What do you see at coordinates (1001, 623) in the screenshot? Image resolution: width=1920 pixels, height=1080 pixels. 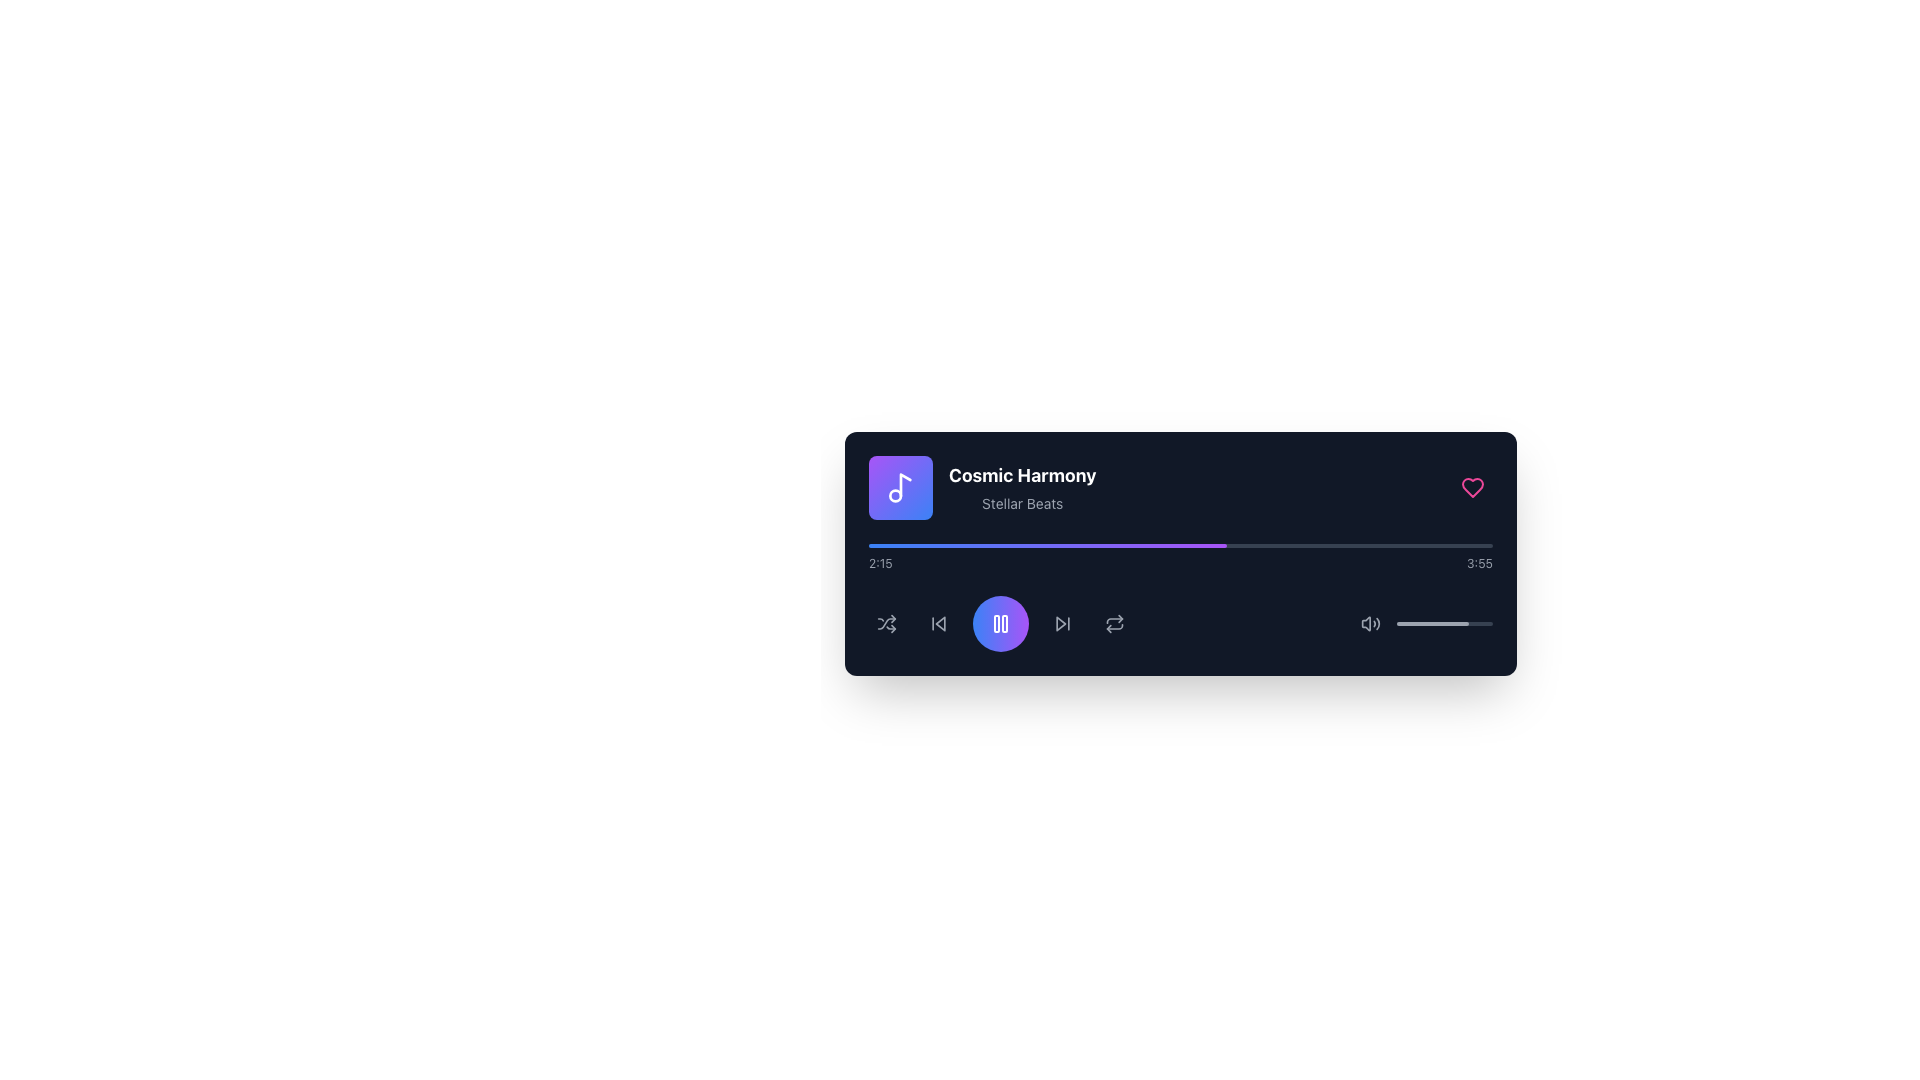 I see `the pause button located in the central position of the audio player control section to halt the playback of the current track` at bounding box center [1001, 623].